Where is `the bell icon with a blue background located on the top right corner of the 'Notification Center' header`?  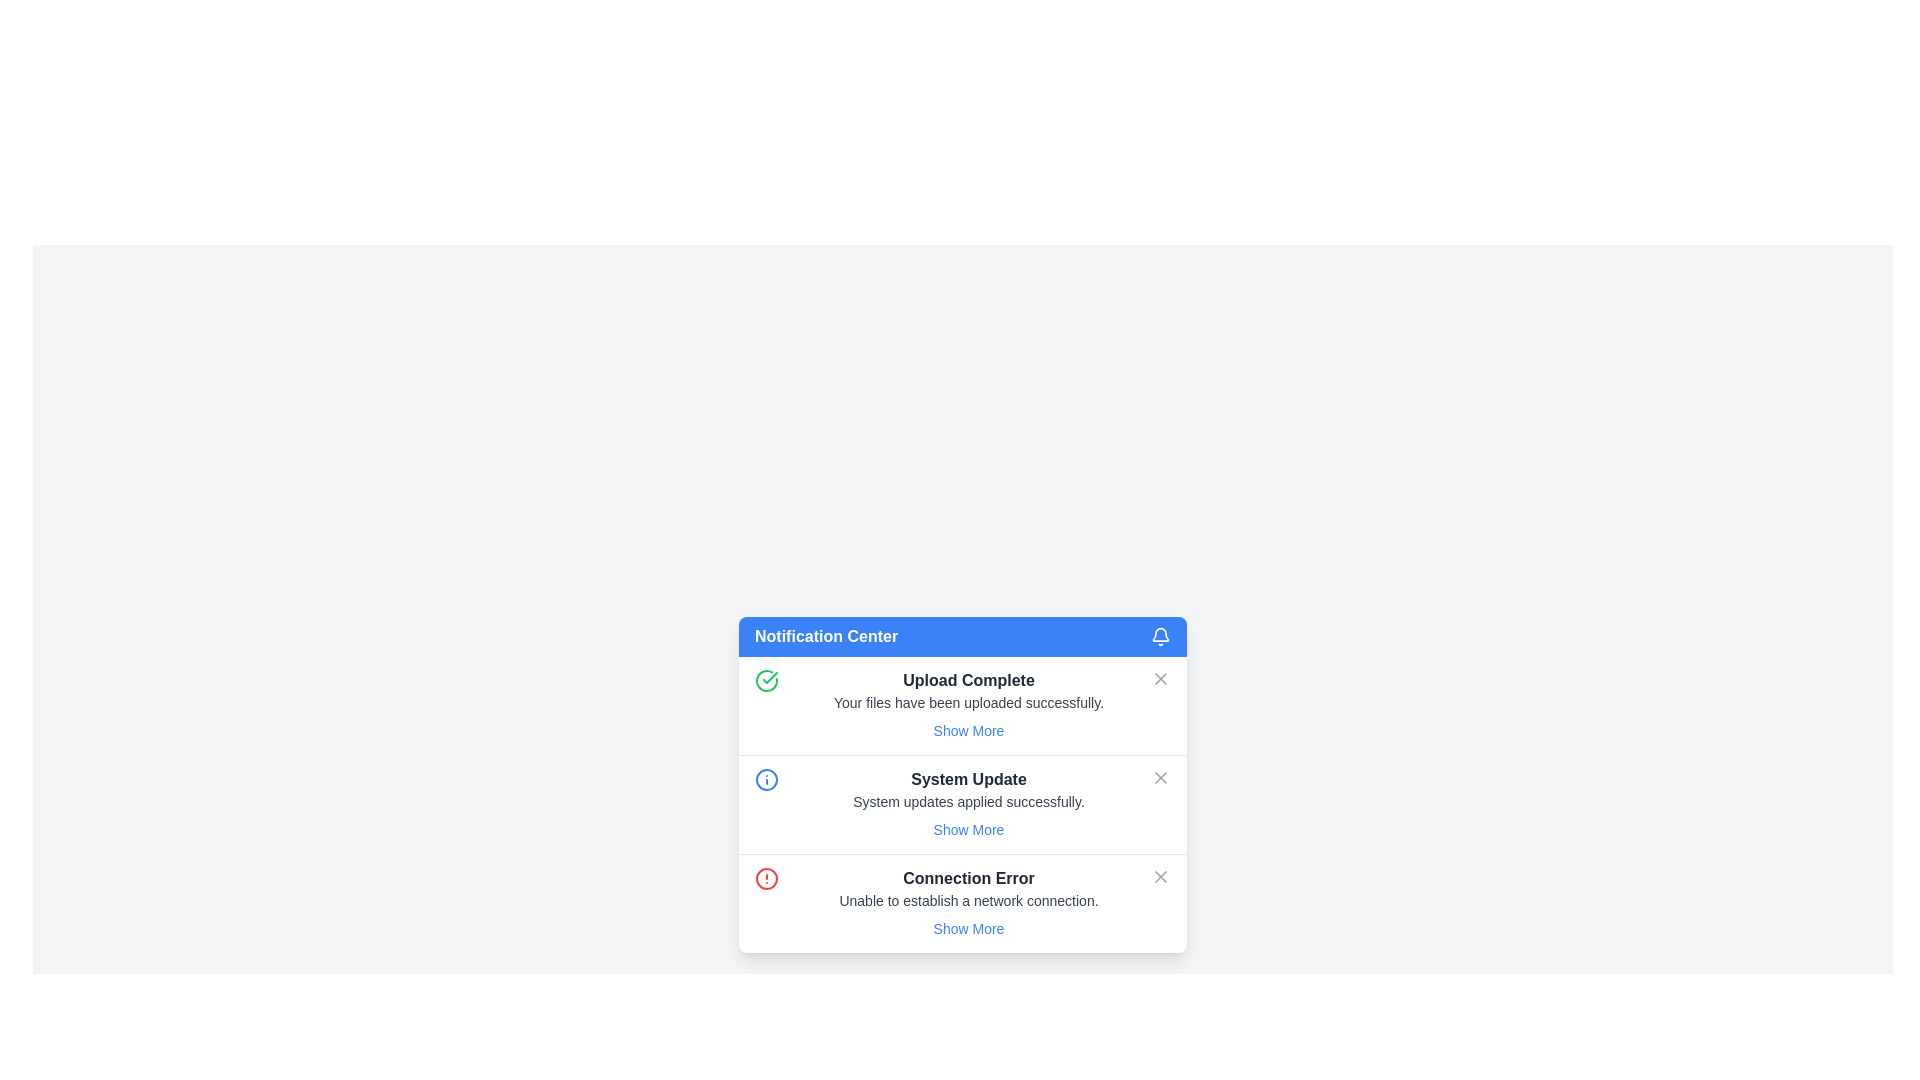
the bell icon with a blue background located on the top right corner of the 'Notification Center' header is located at coordinates (1161, 636).